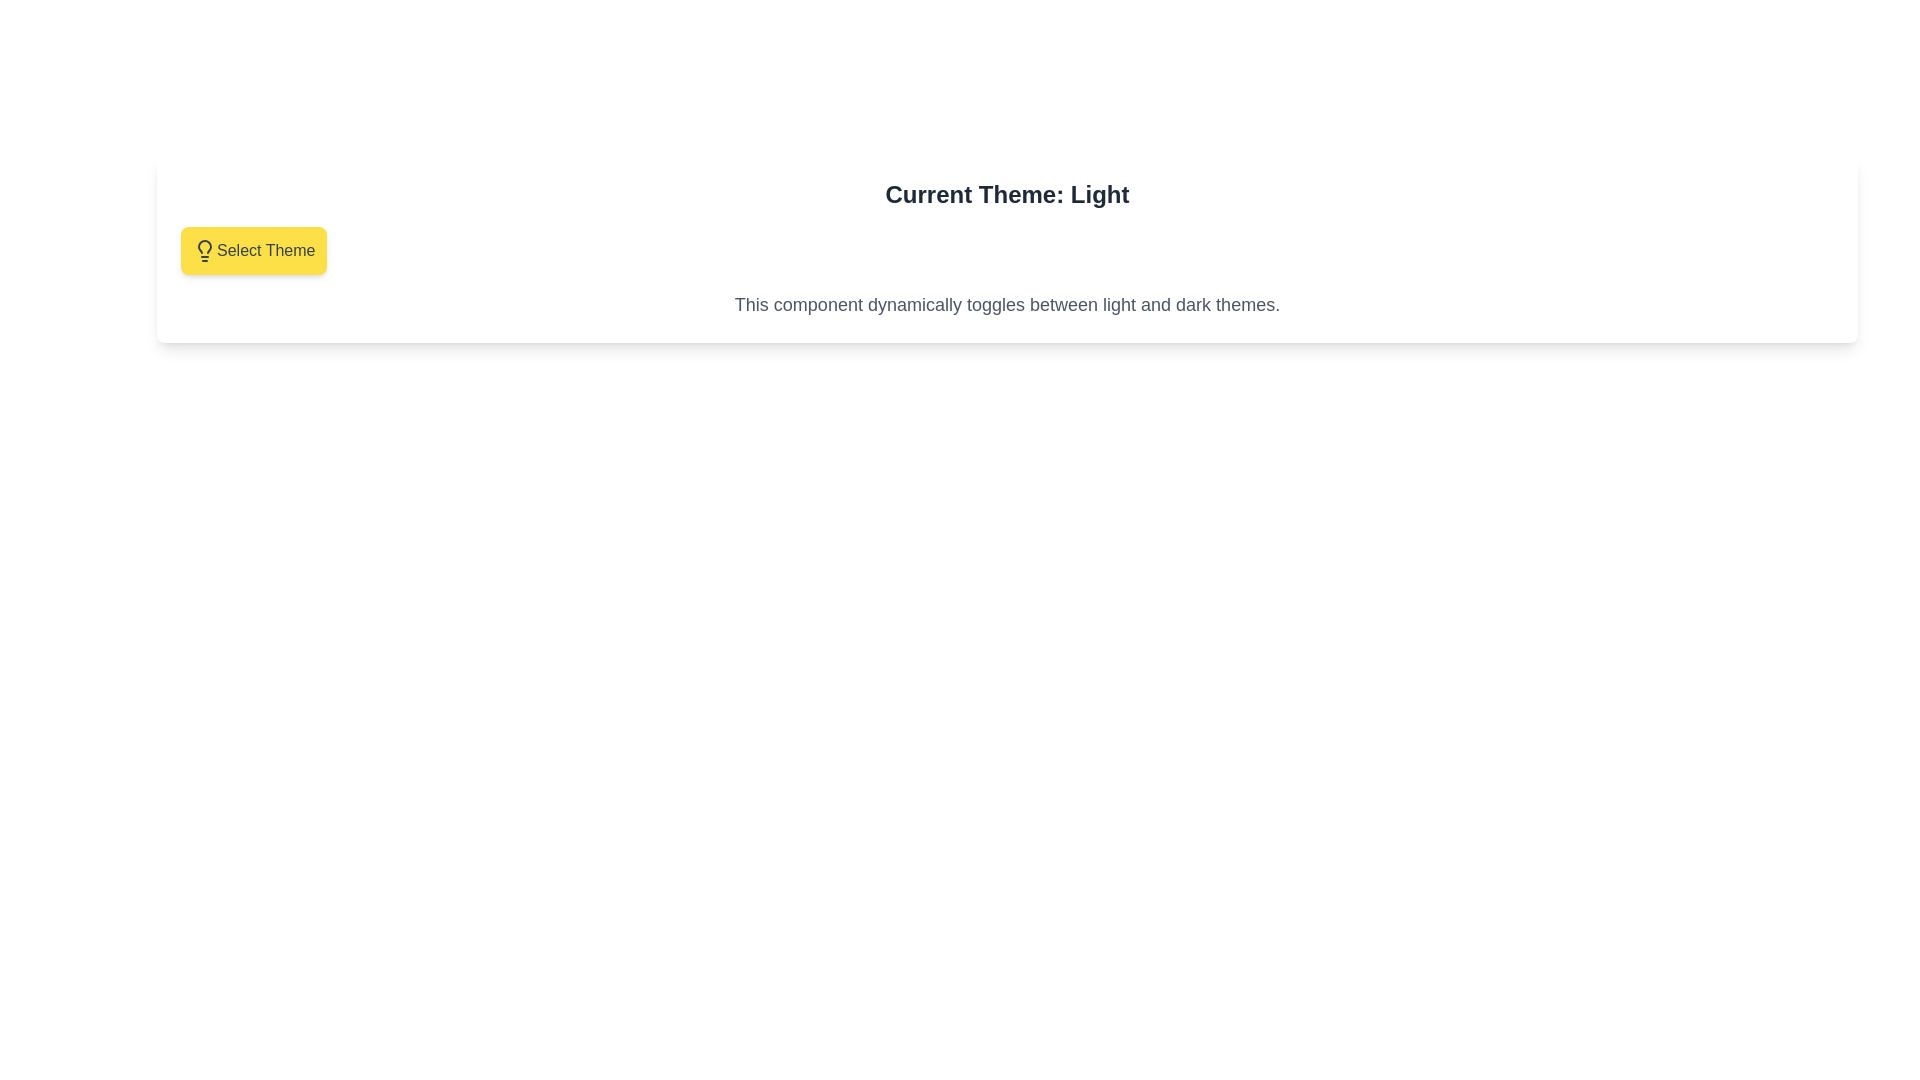 This screenshot has height=1080, width=1920. I want to click on the lightbulb icon located inside the yellow 'Select Theme' button, which is positioned to the far left of the button's text, so click(205, 249).